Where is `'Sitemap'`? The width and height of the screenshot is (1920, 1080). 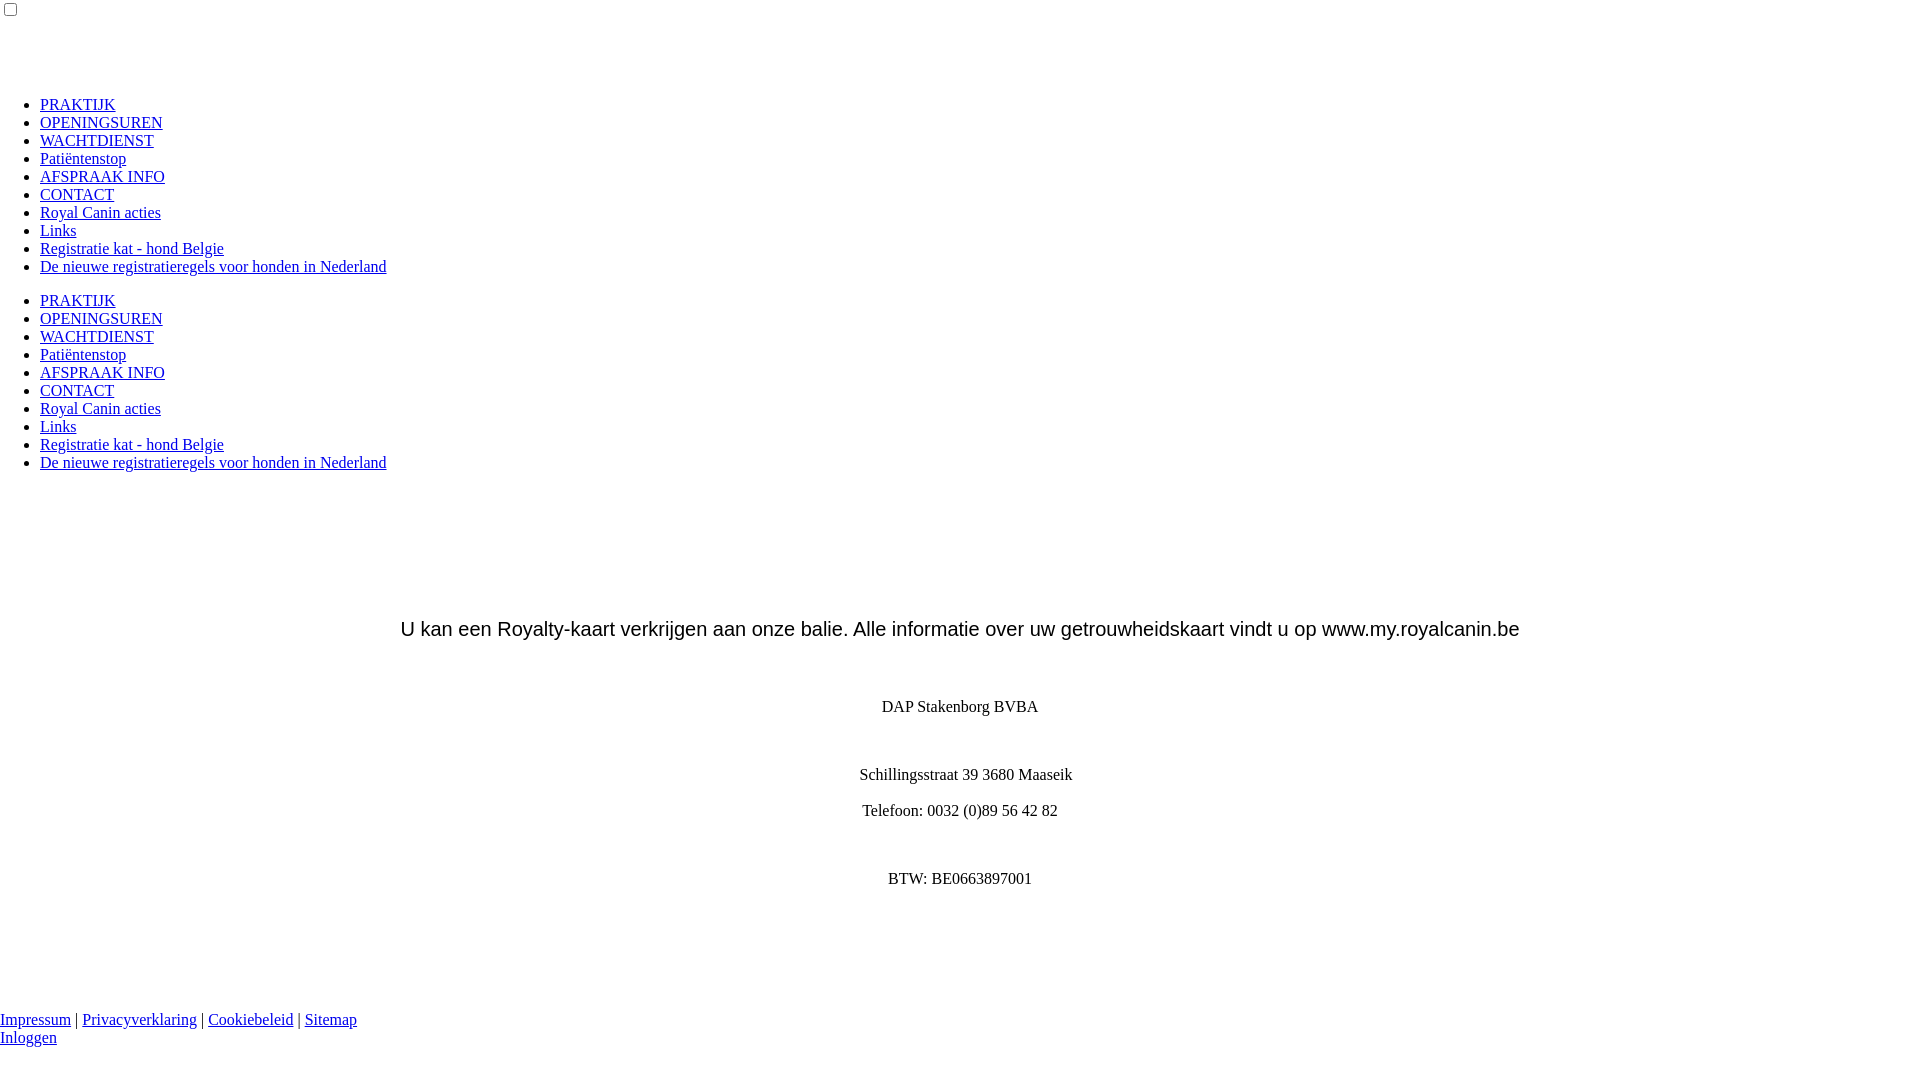
'Sitemap' is located at coordinates (304, 1019).